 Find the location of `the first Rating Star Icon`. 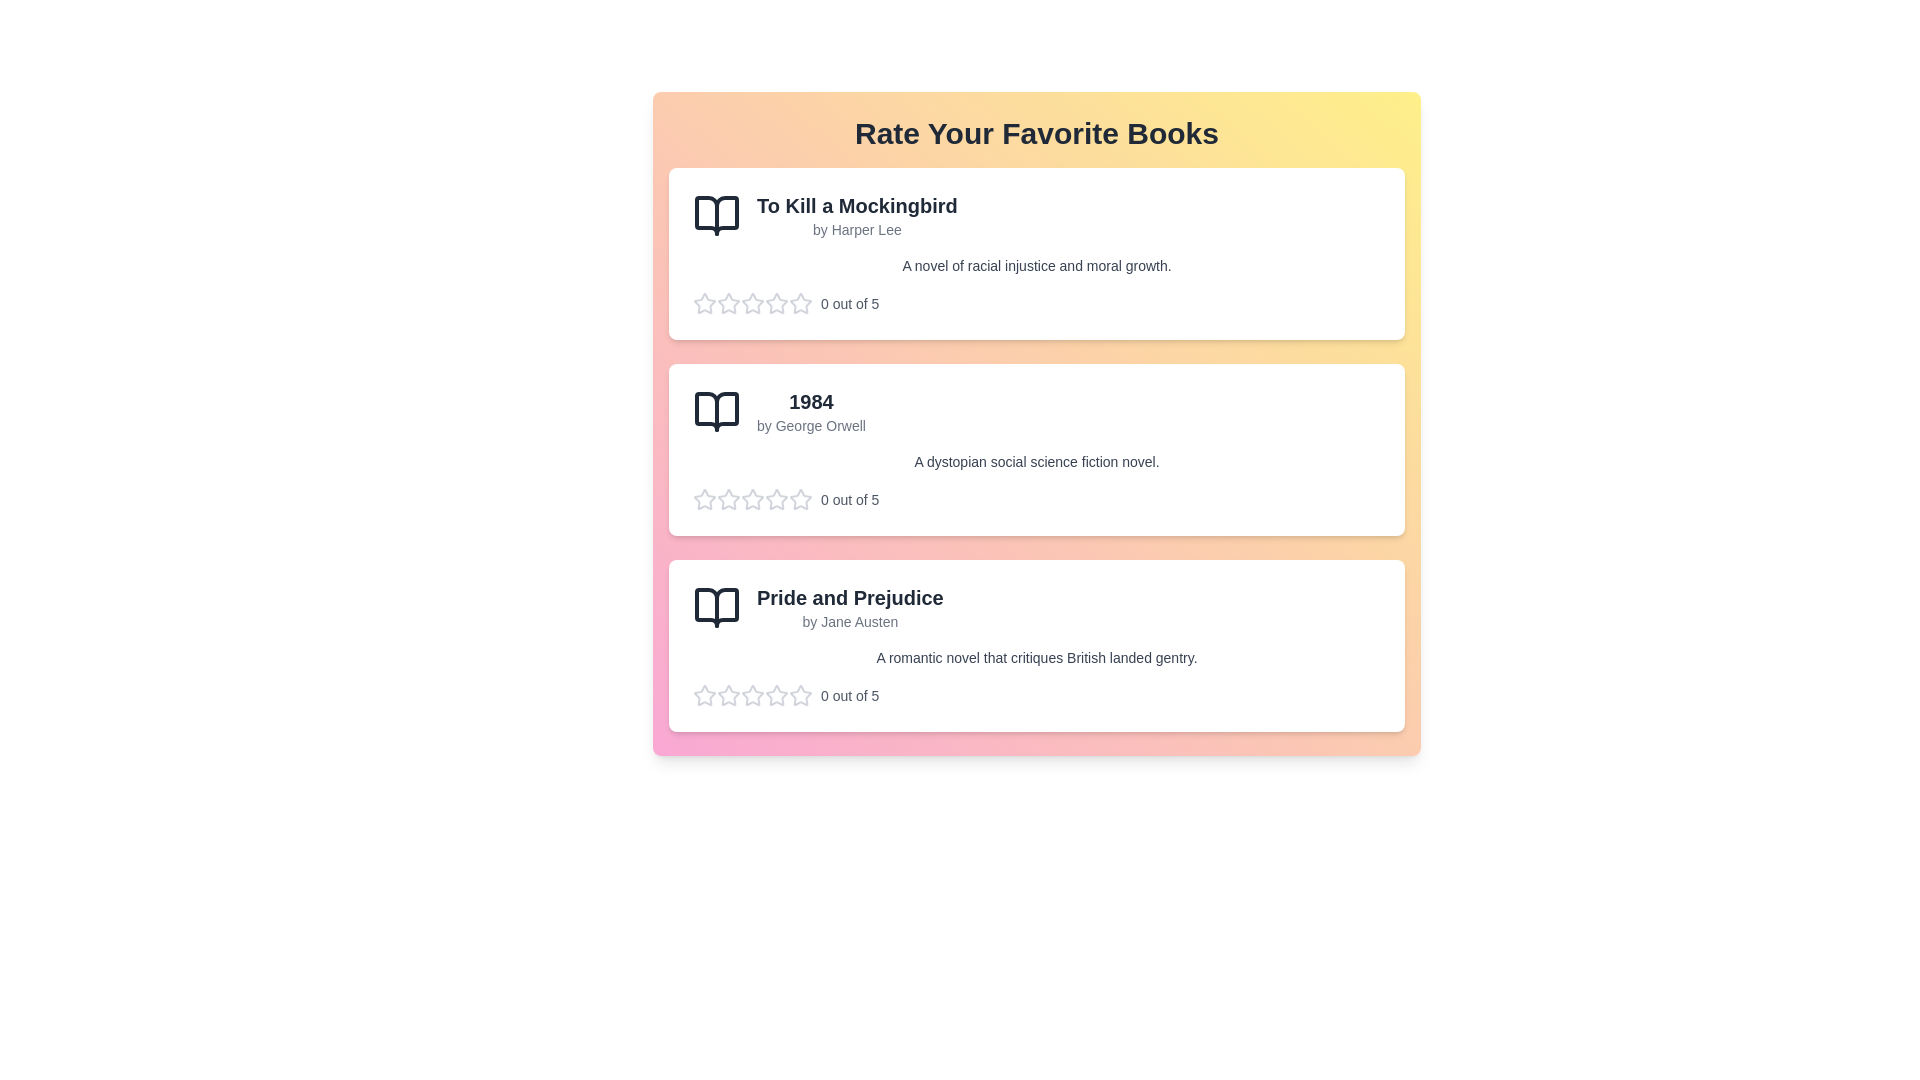

the first Rating Star Icon is located at coordinates (705, 303).